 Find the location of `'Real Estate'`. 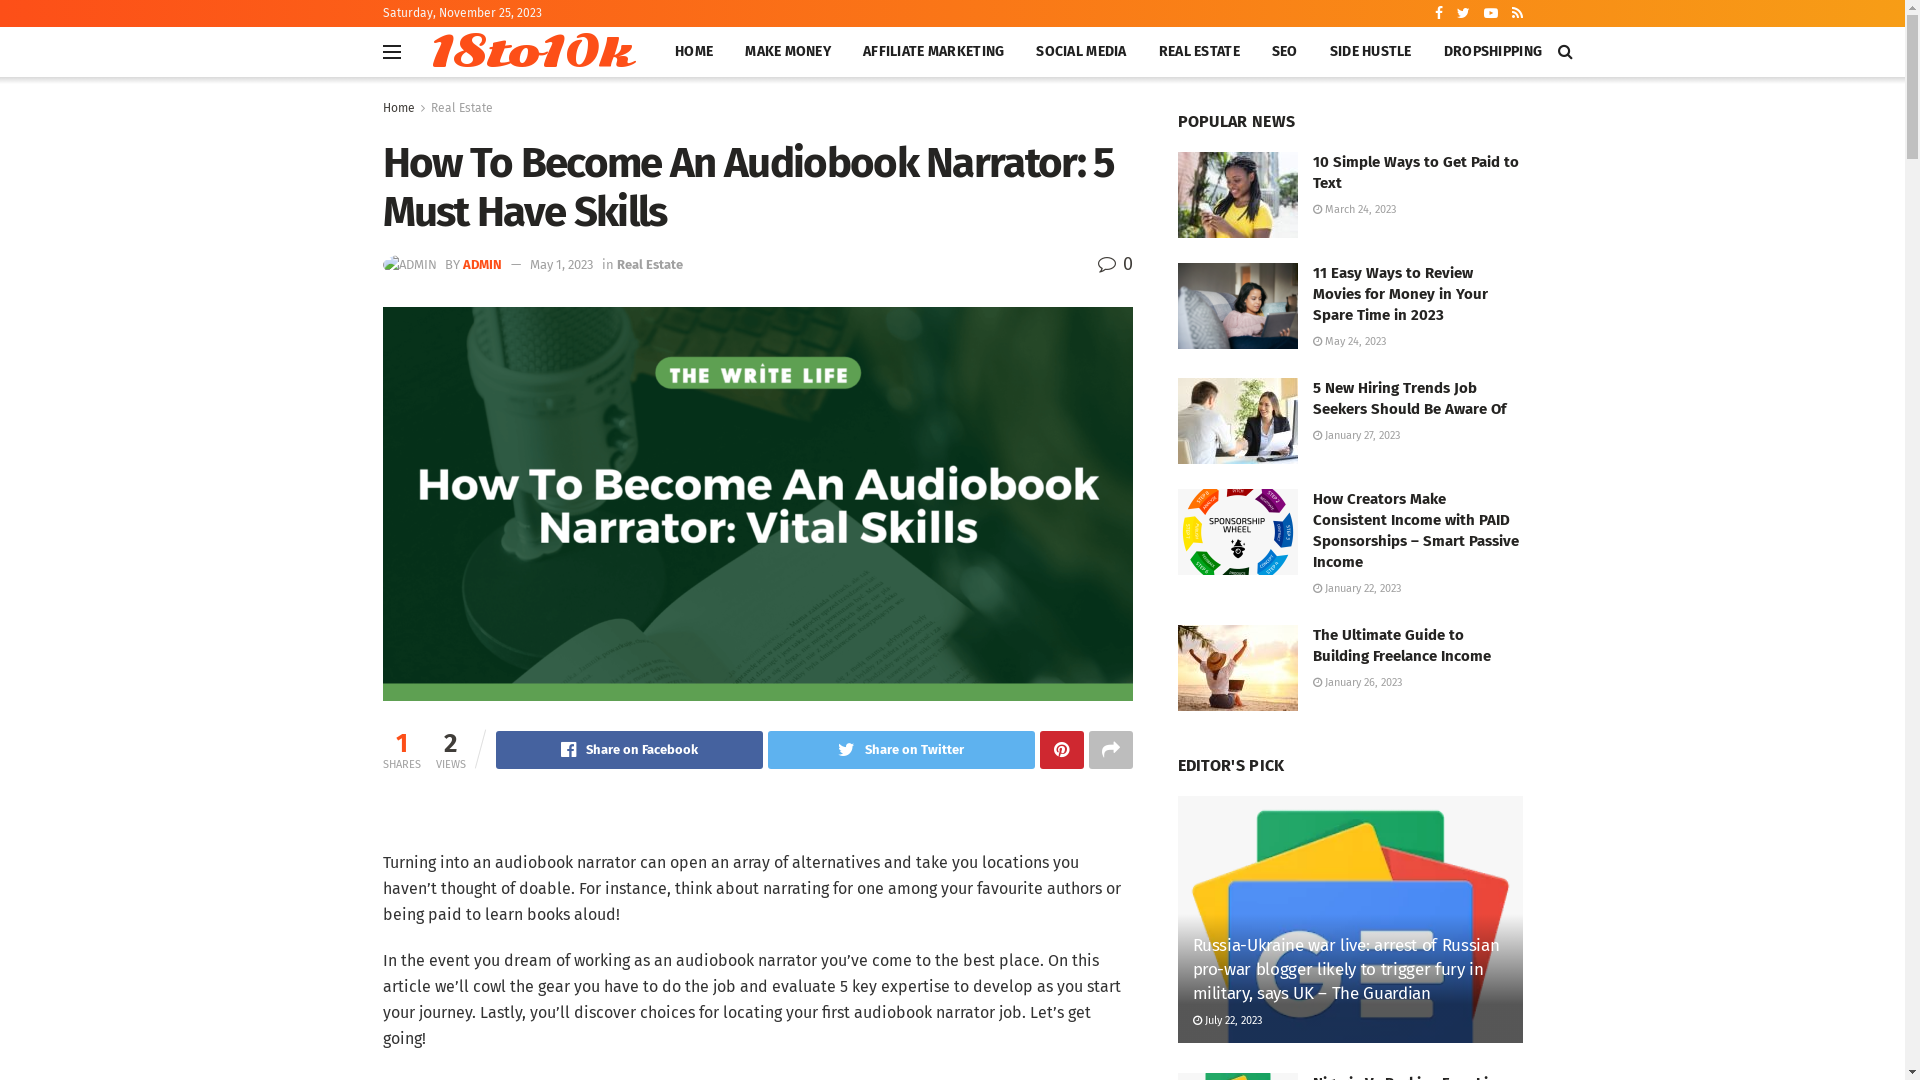

'Real Estate' is located at coordinates (648, 263).